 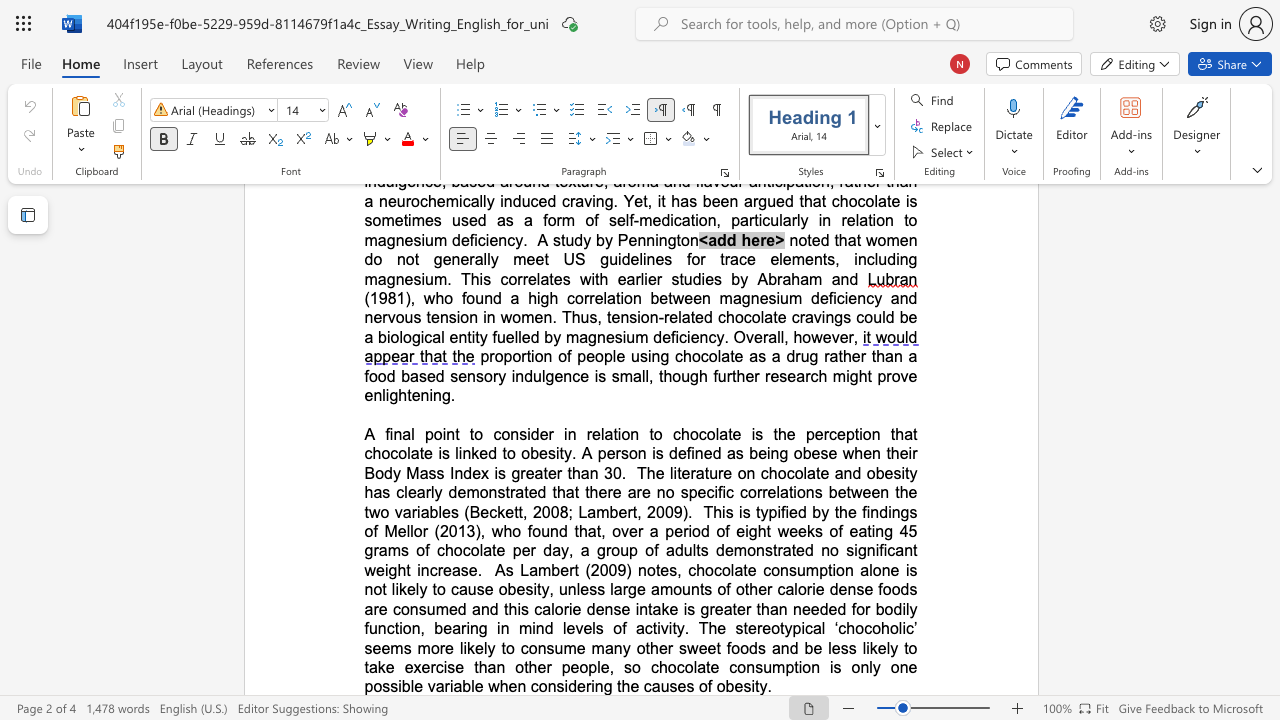 What do you see at coordinates (758, 685) in the screenshot?
I see `the subset text "y." within the text "e causes of obesity."` at bounding box center [758, 685].